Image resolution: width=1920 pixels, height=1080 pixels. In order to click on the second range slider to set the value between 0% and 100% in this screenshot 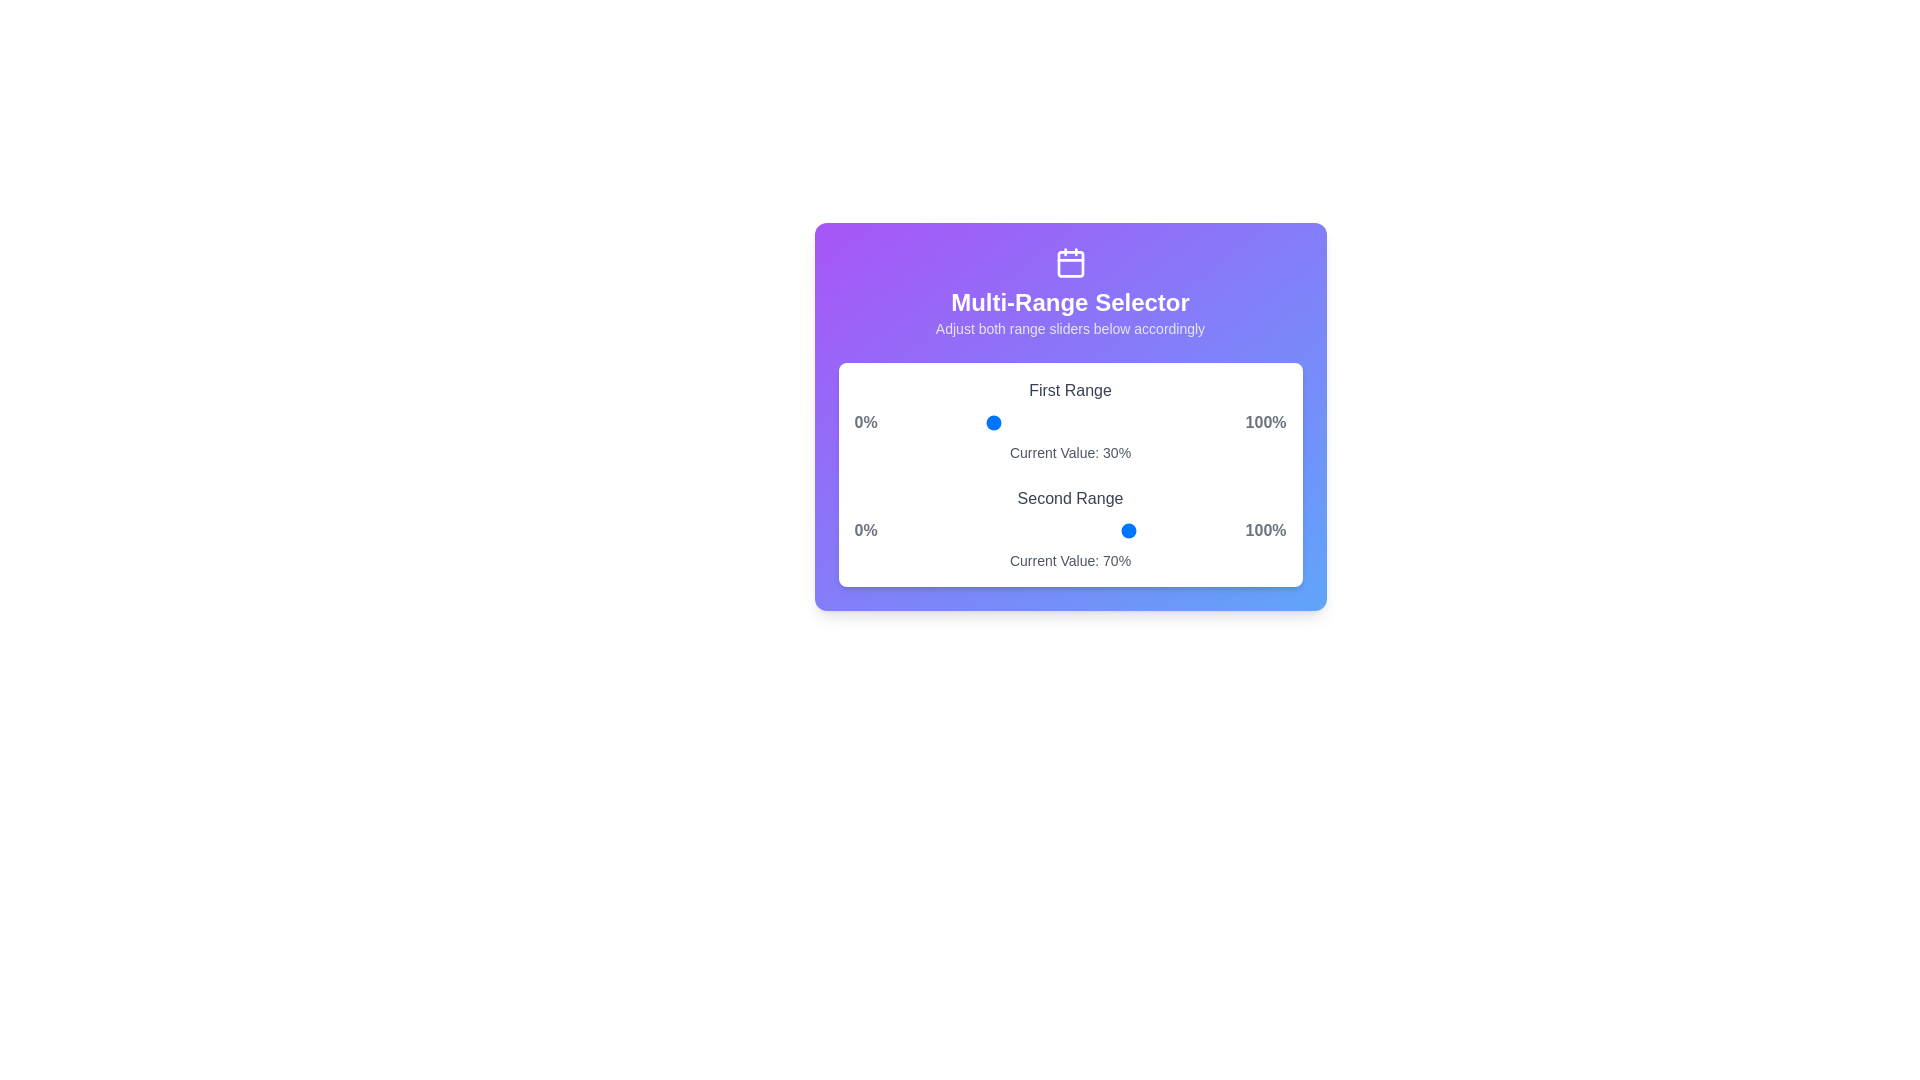, I will do `click(1069, 527)`.